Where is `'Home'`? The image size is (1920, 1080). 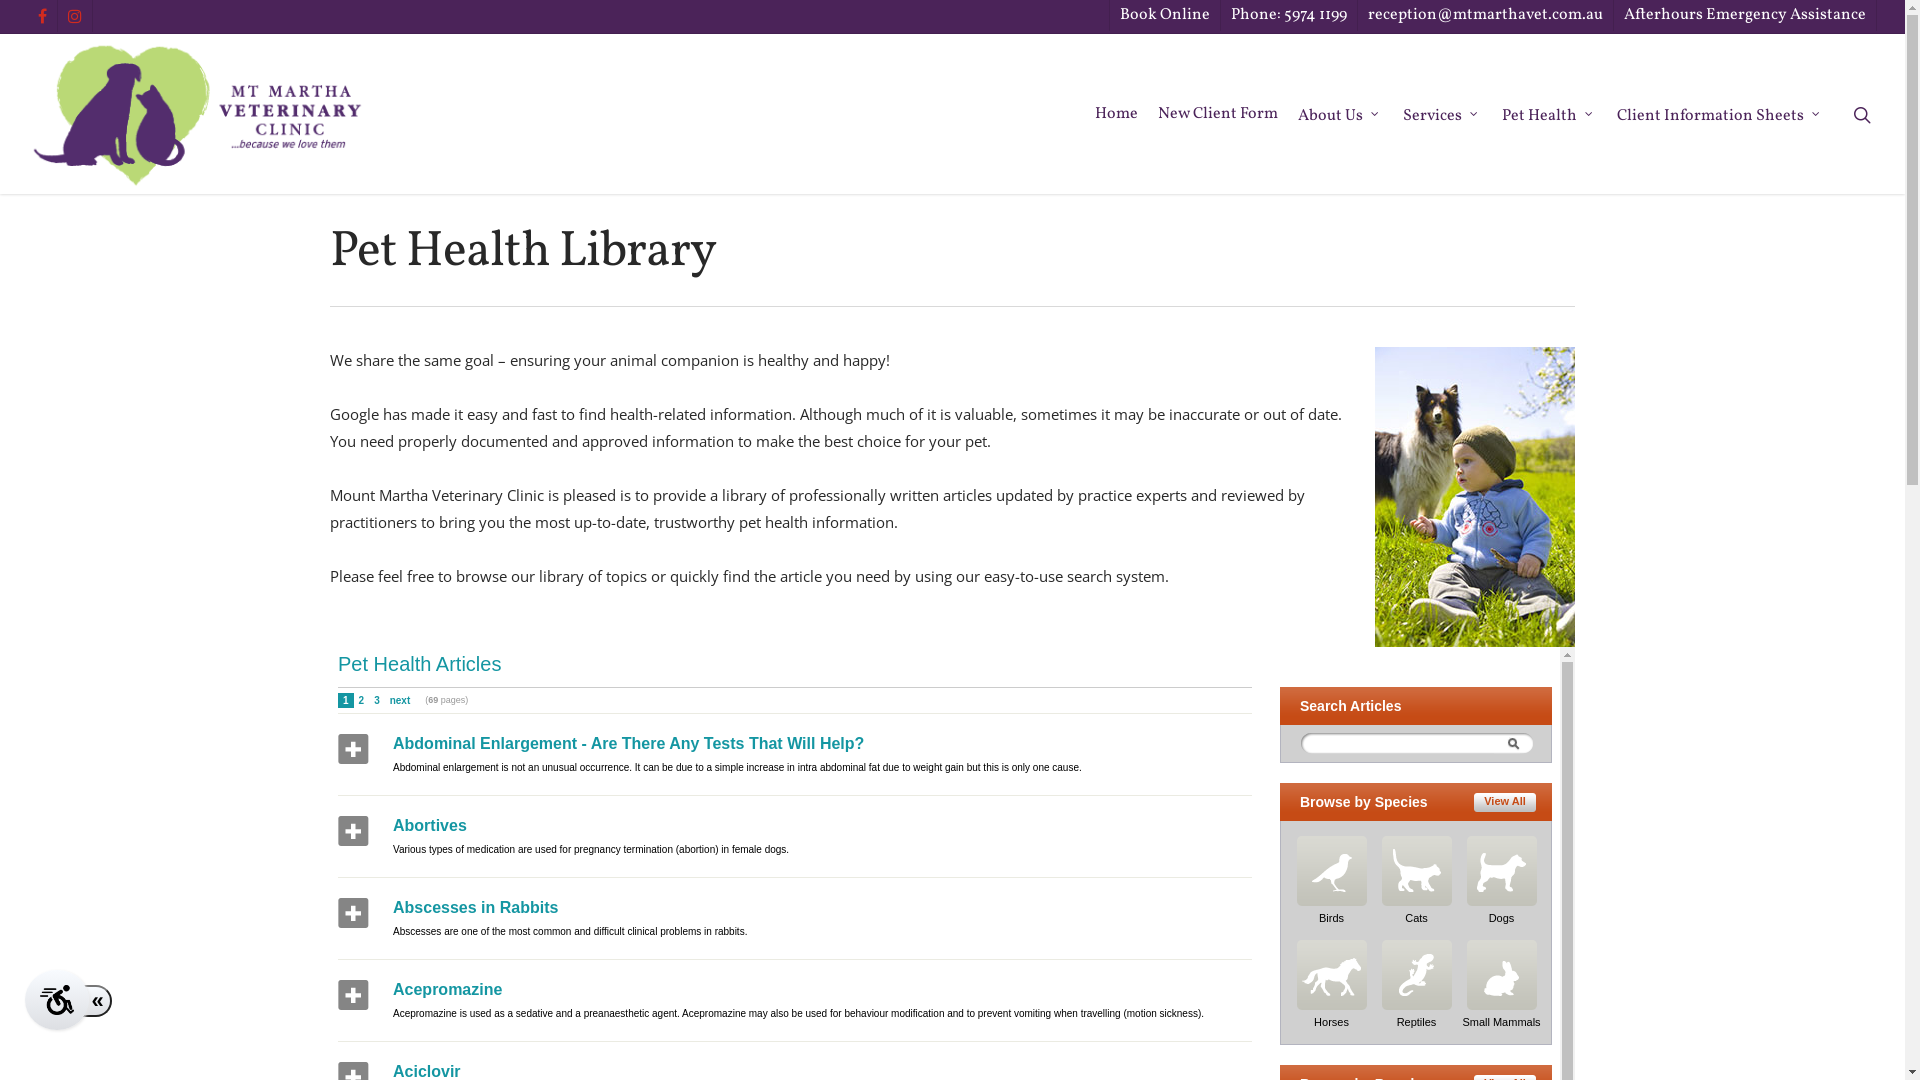 'Home' is located at coordinates (1093, 114).